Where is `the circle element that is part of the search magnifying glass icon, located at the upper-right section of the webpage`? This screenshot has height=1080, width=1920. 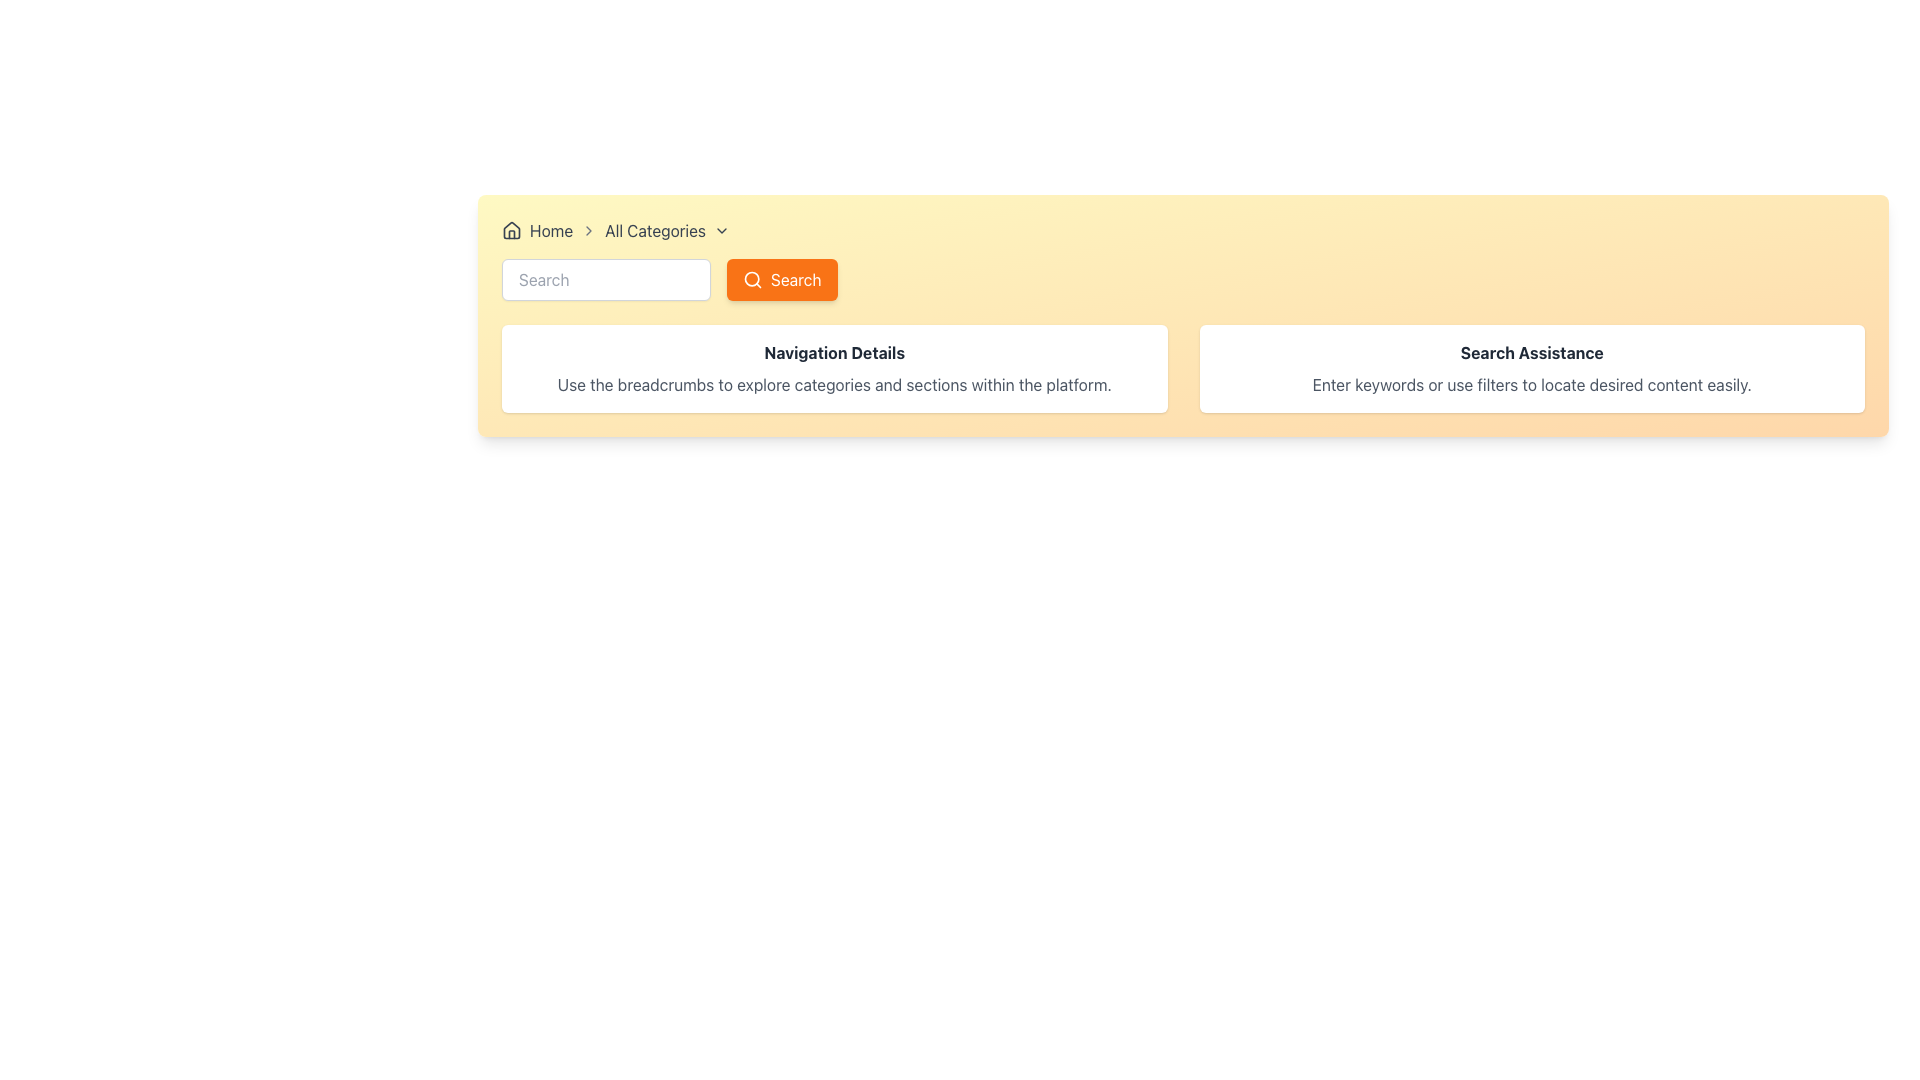
the circle element that is part of the search magnifying glass icon, located at the upper-right section of the webpage is located at coordinates (751, 279).